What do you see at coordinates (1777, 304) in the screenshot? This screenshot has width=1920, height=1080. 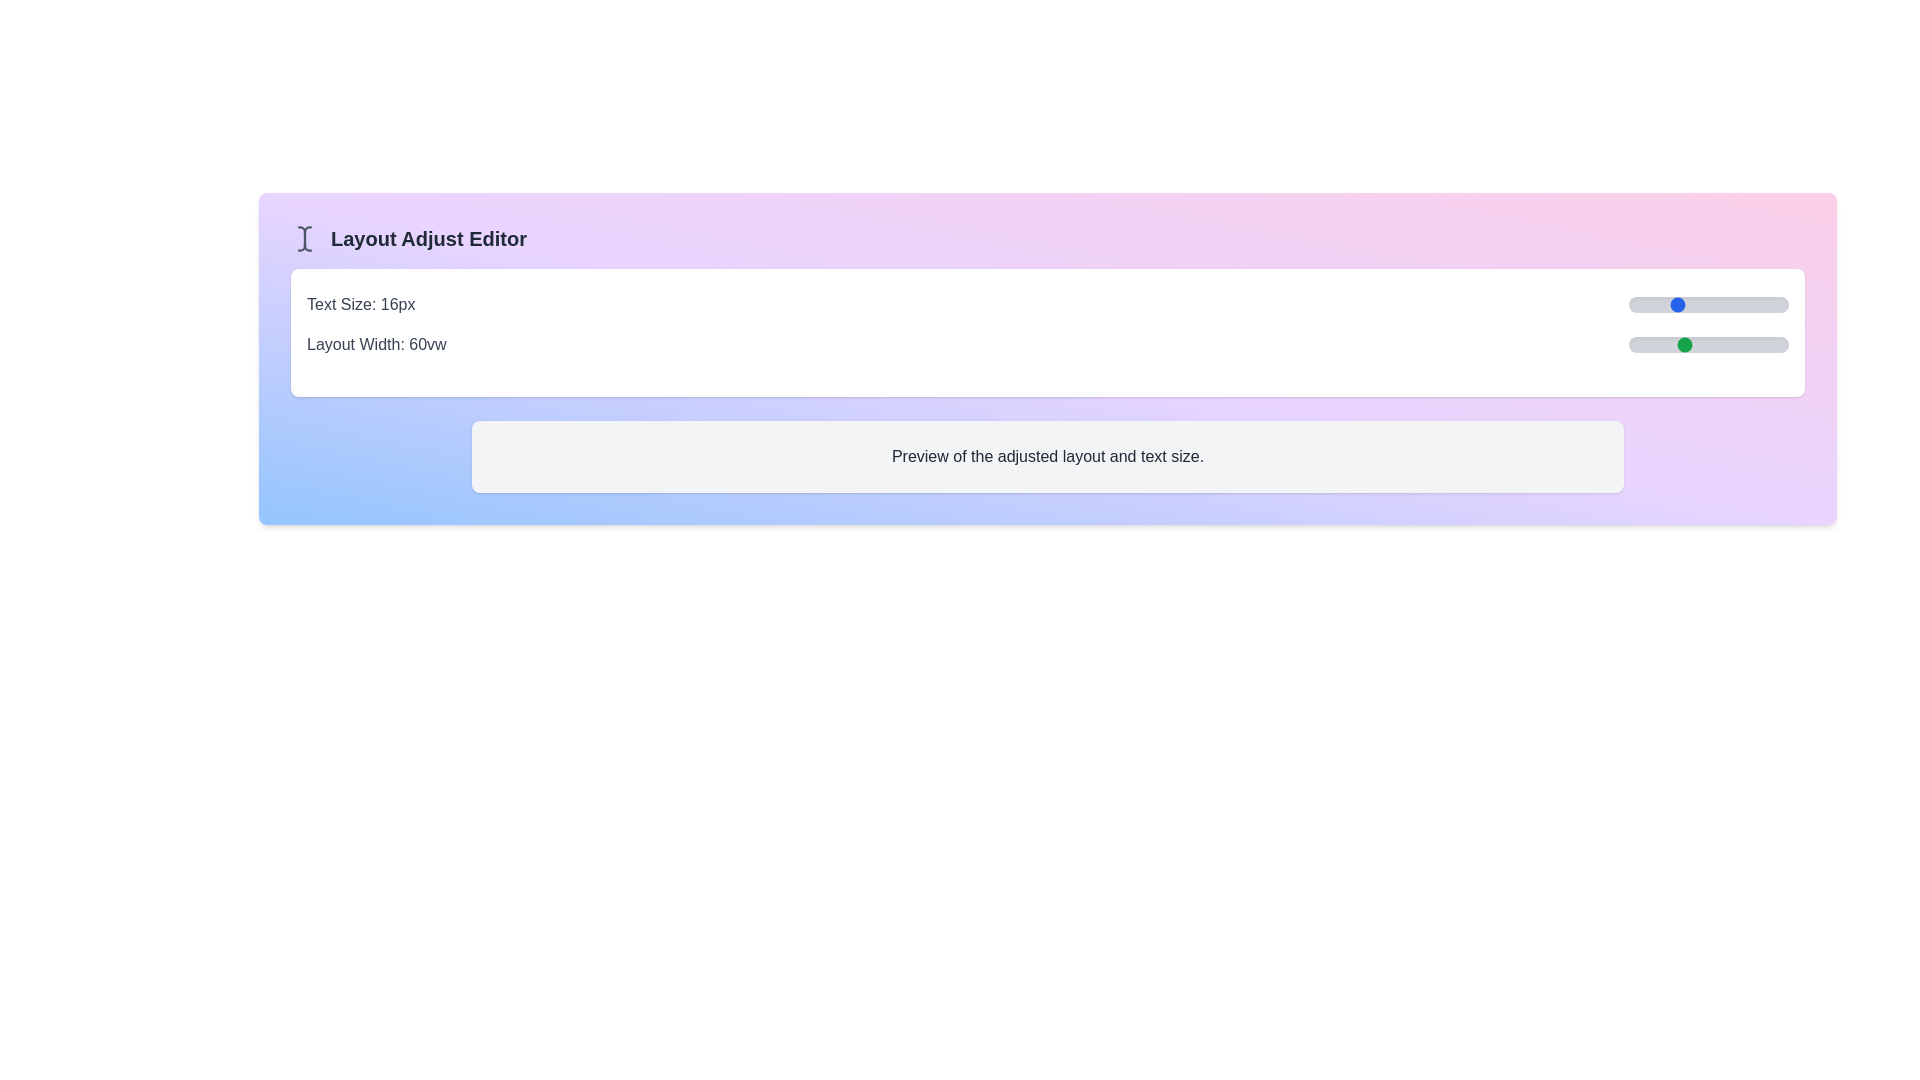 I see `the text size` at bounding box center [1777, 304].